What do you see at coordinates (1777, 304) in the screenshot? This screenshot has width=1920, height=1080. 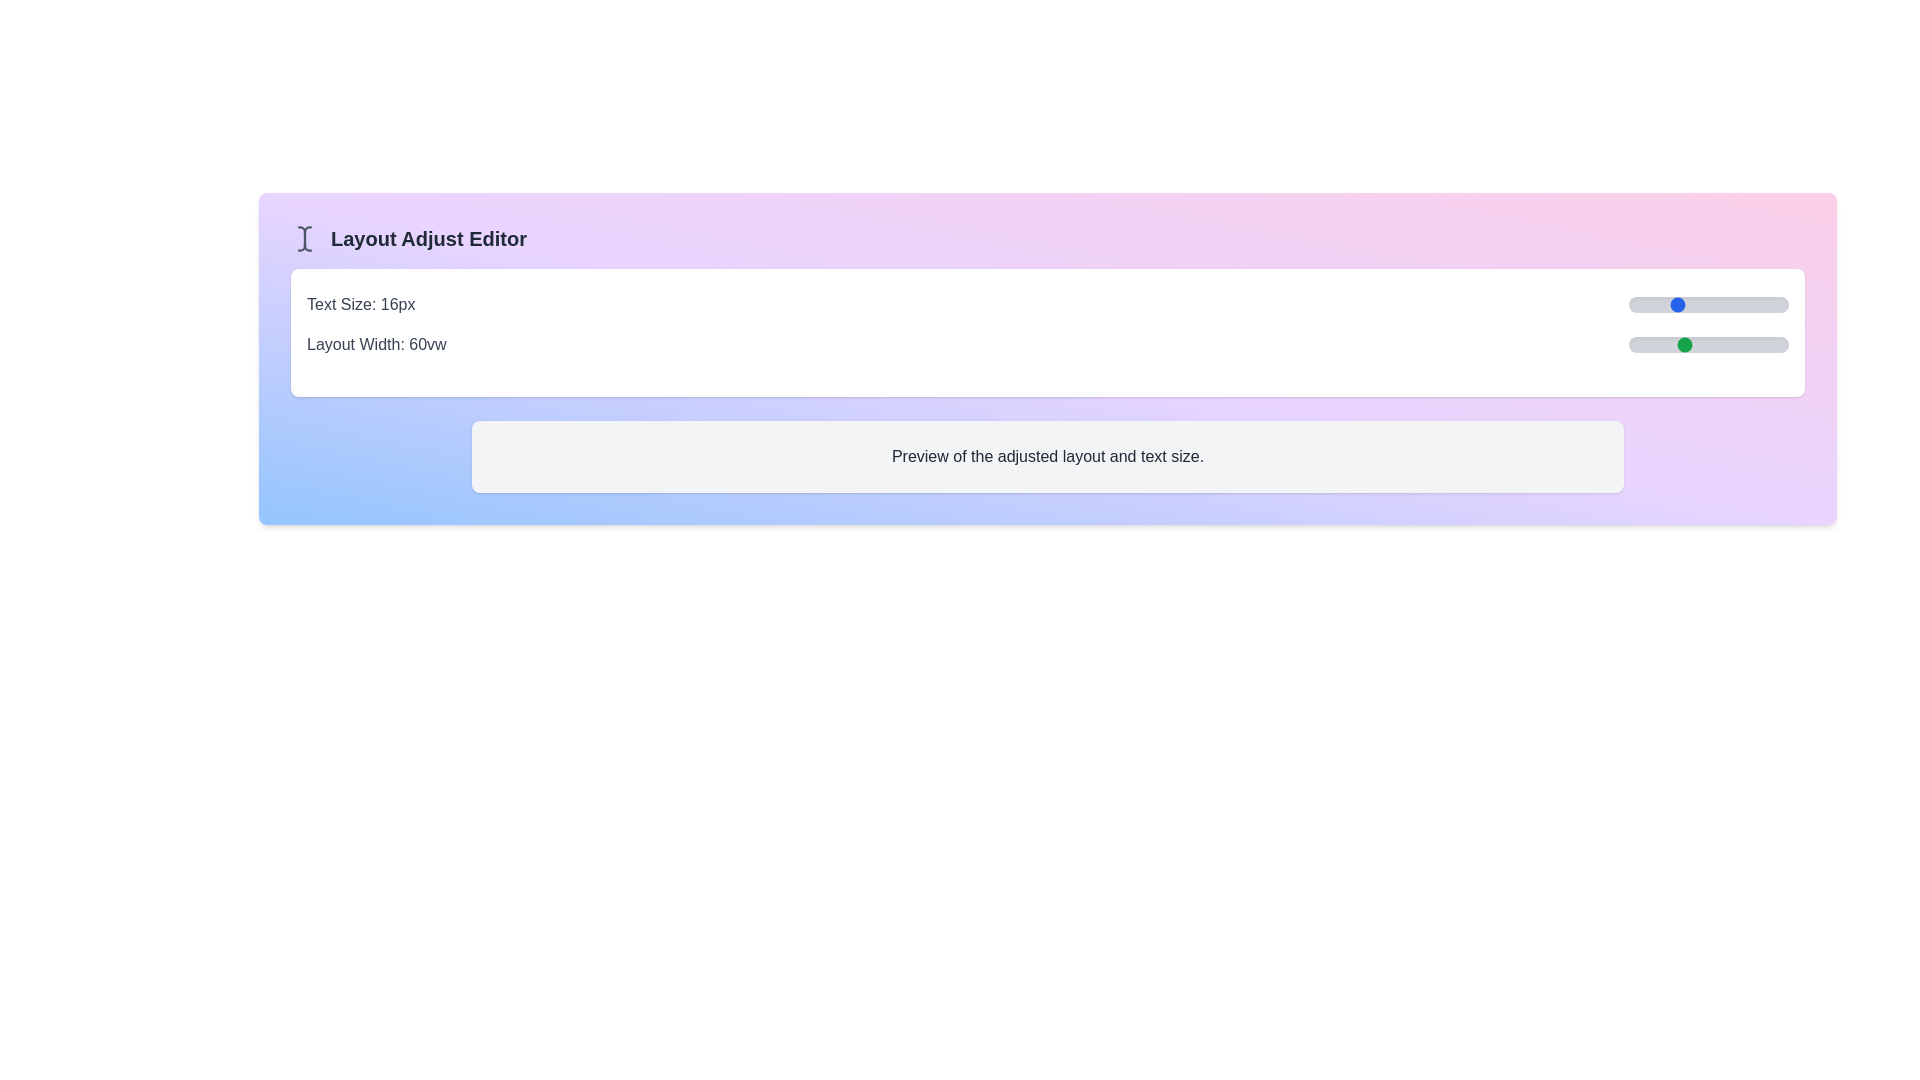 I see `the text size` at bounding box center [1777, 304].